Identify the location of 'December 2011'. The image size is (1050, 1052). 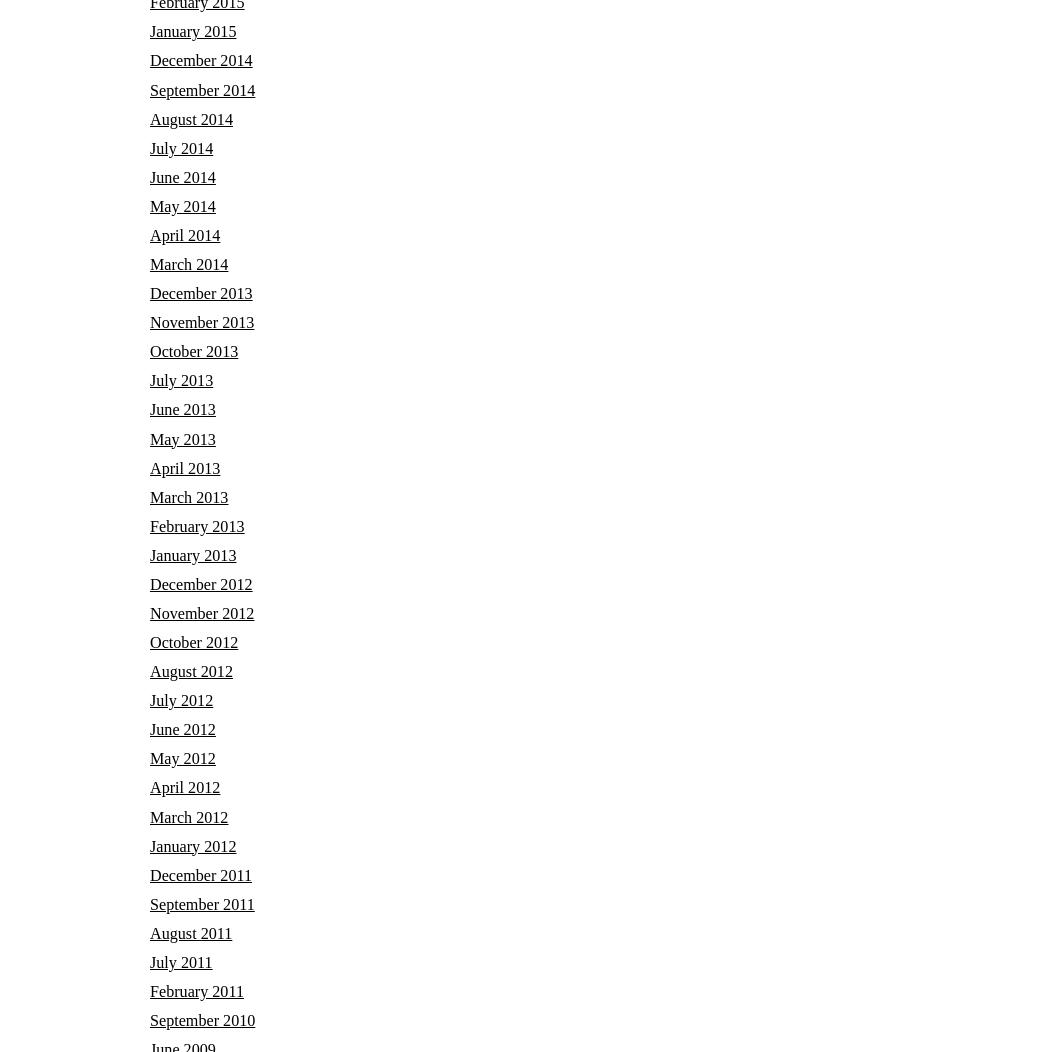
(199, 873).